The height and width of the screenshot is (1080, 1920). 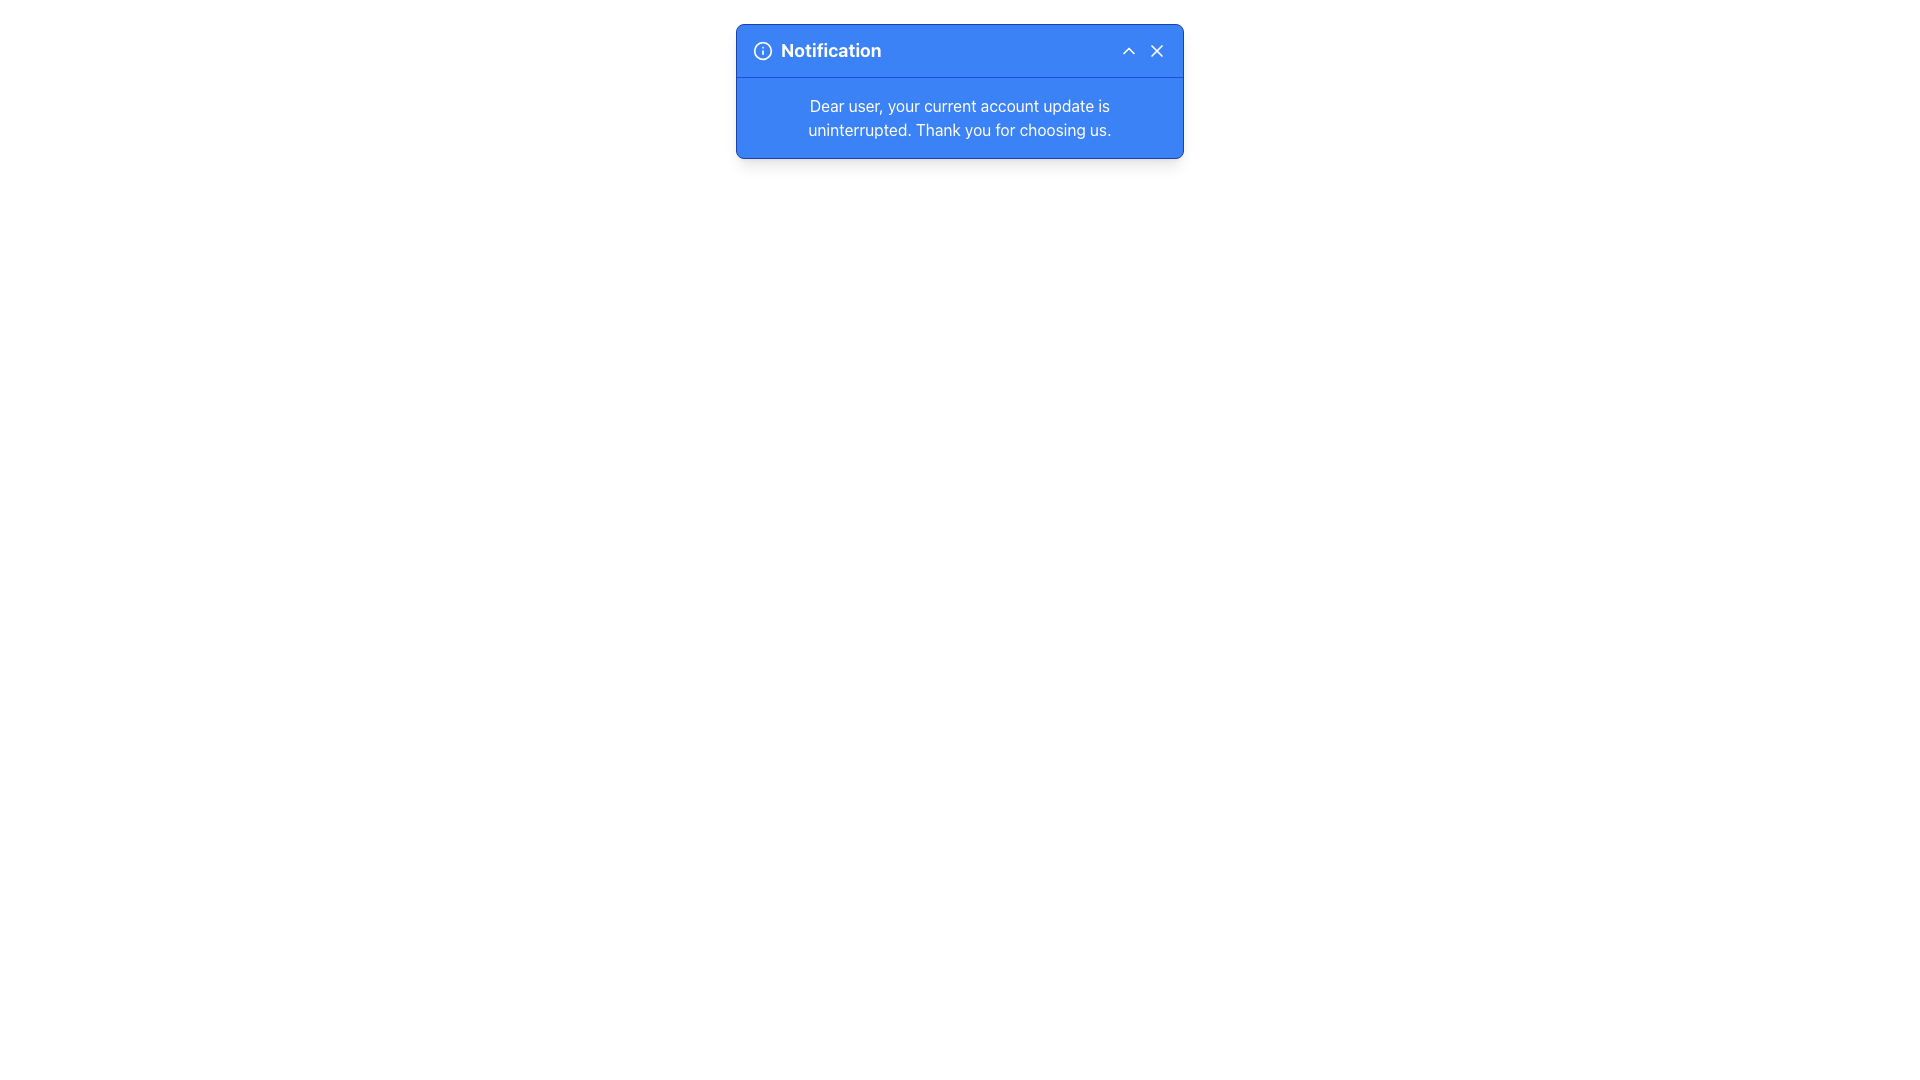 I want to click on the informational text block located within the notification panel, positioned below the notification title 'Notification', so click(x=960, y=118).